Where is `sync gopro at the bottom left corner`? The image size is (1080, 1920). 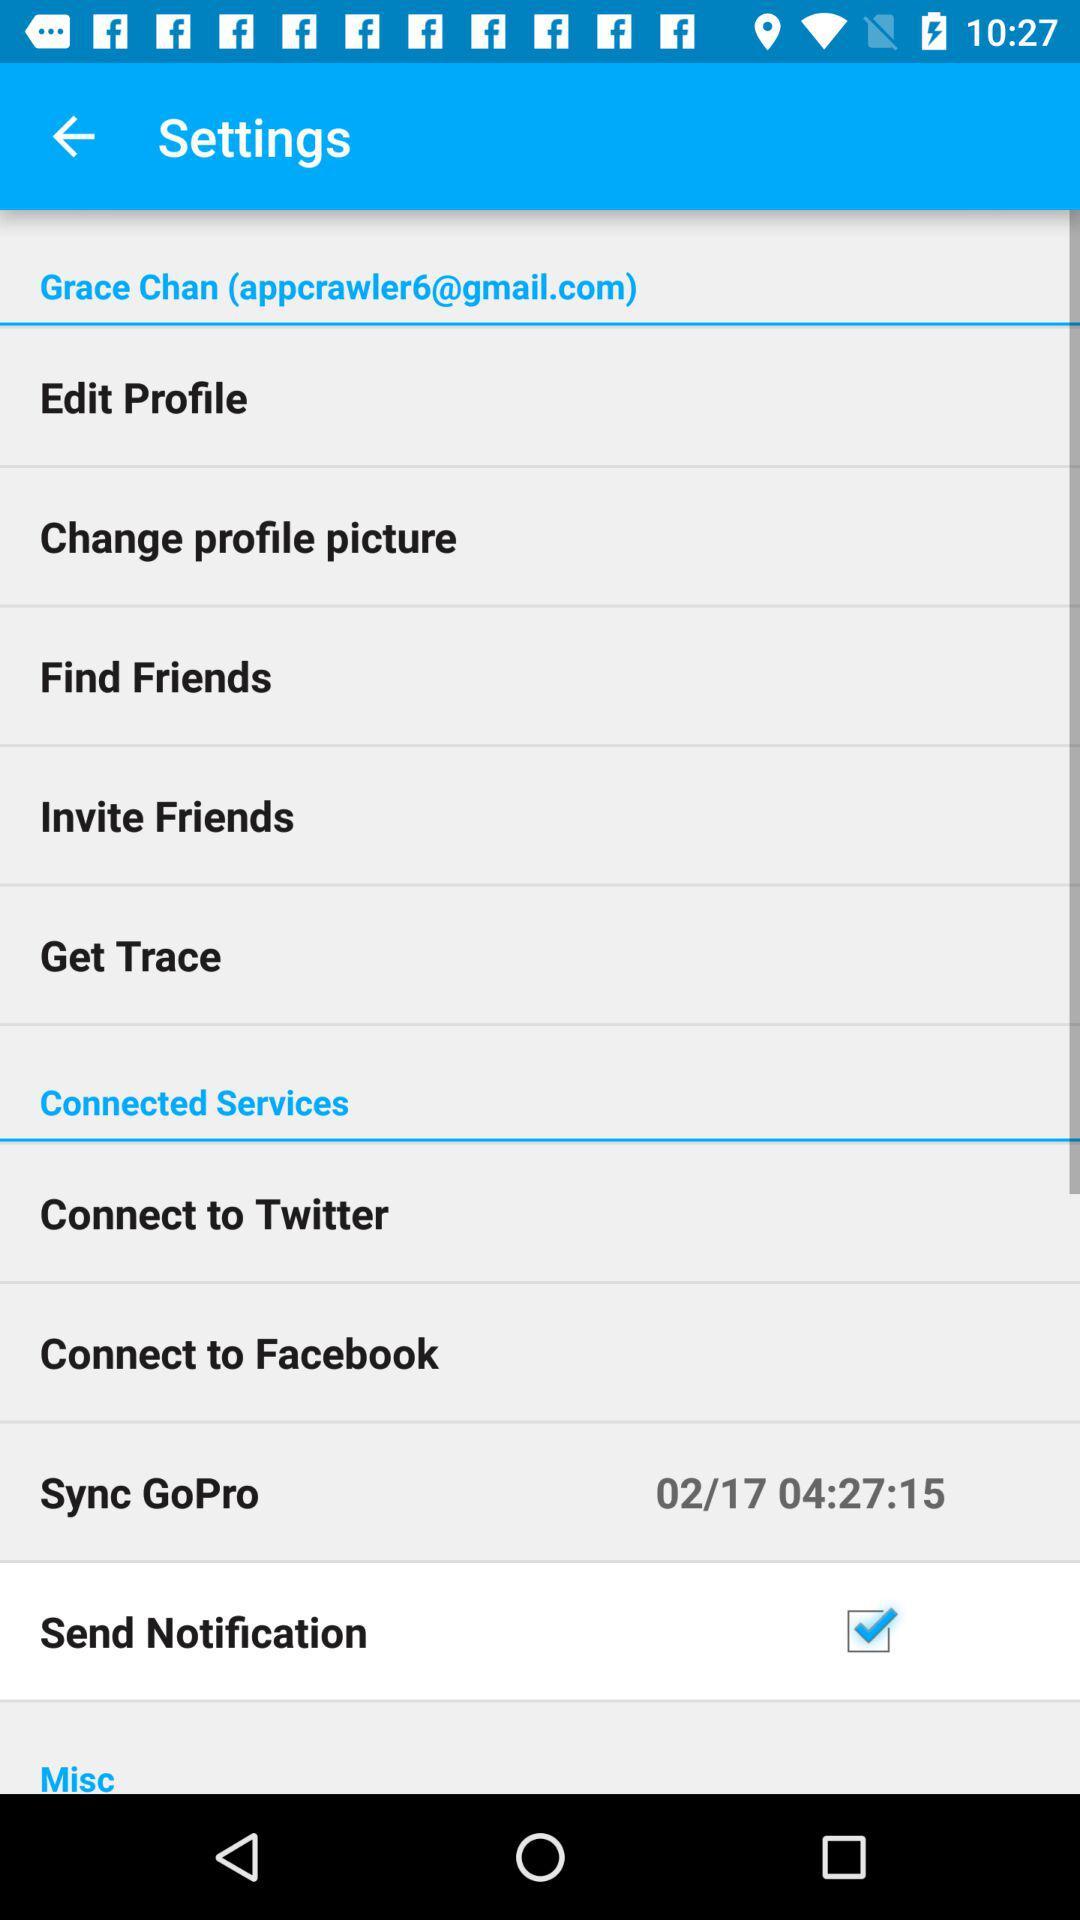 sync gopro at the bottom left corner is located at coordinates (326, 1491).